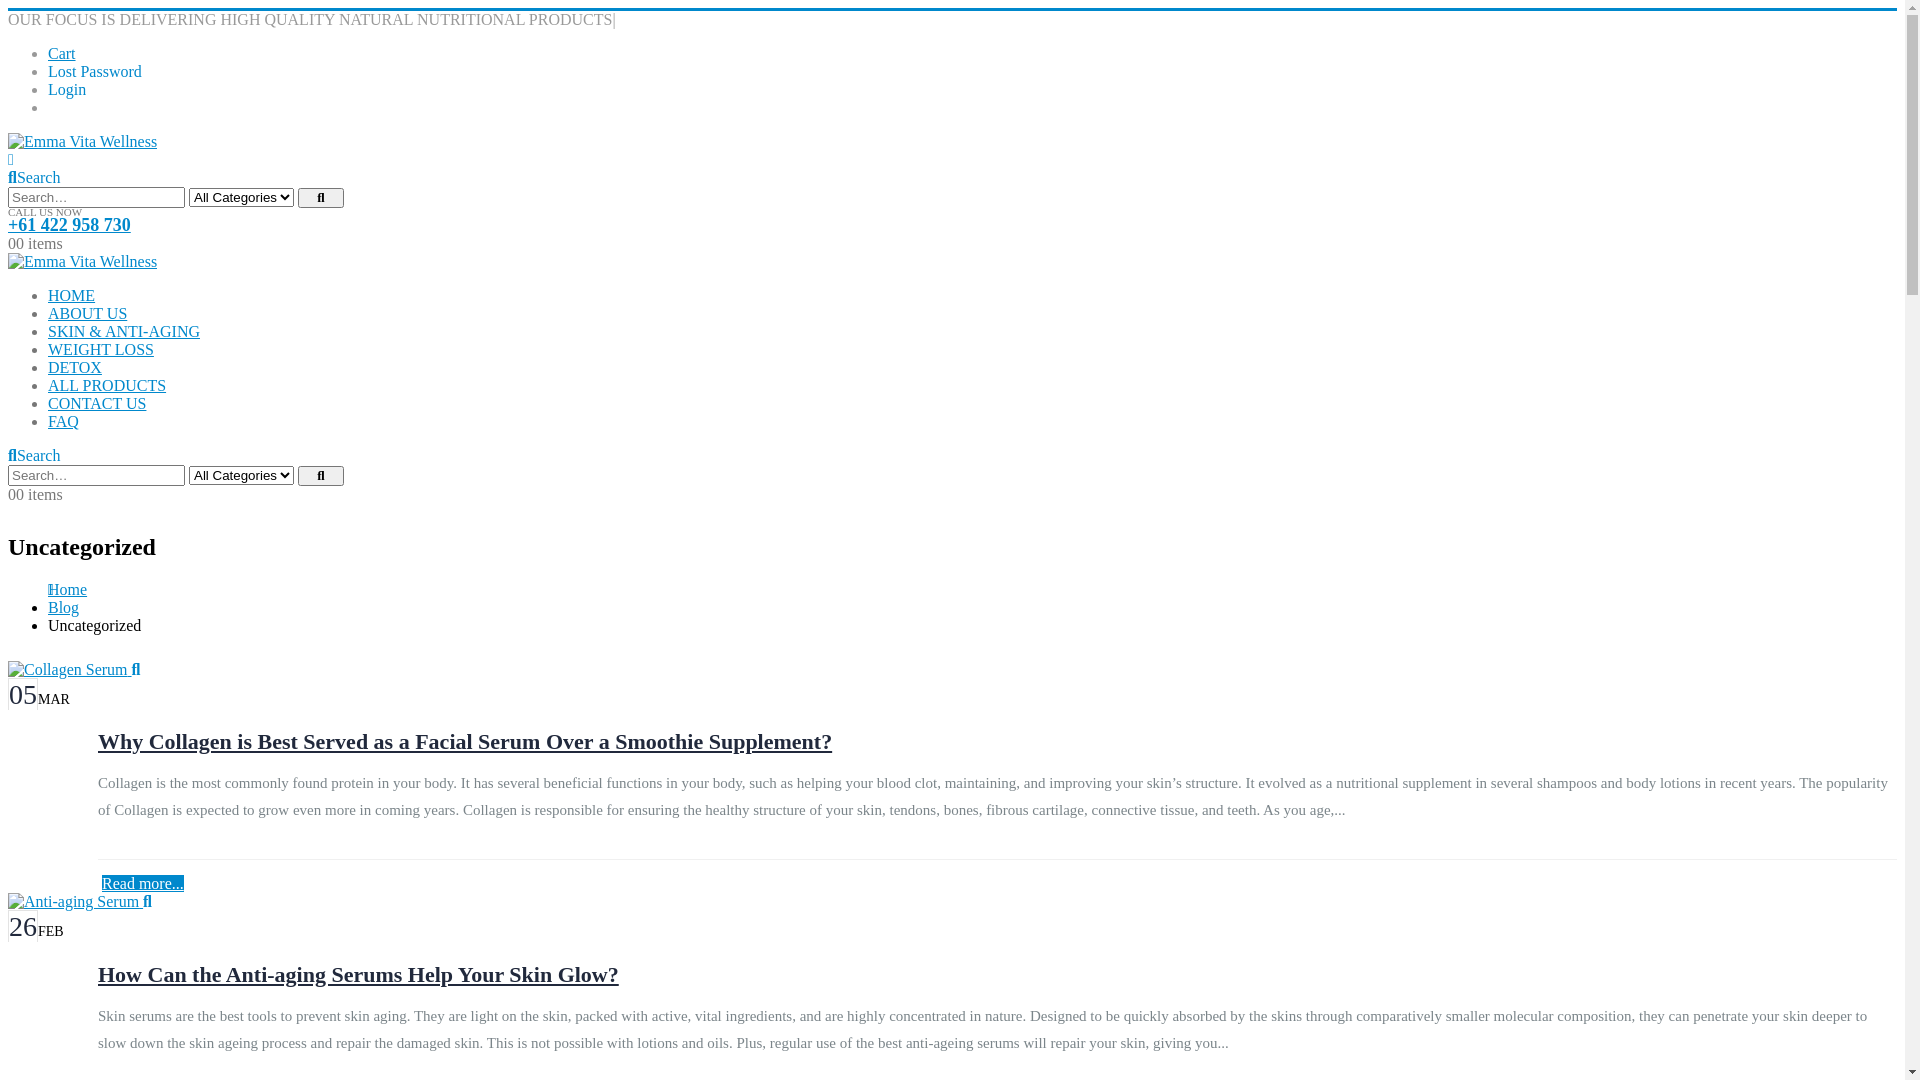  I want to click on 'ABOUT US', so click(48, 313).